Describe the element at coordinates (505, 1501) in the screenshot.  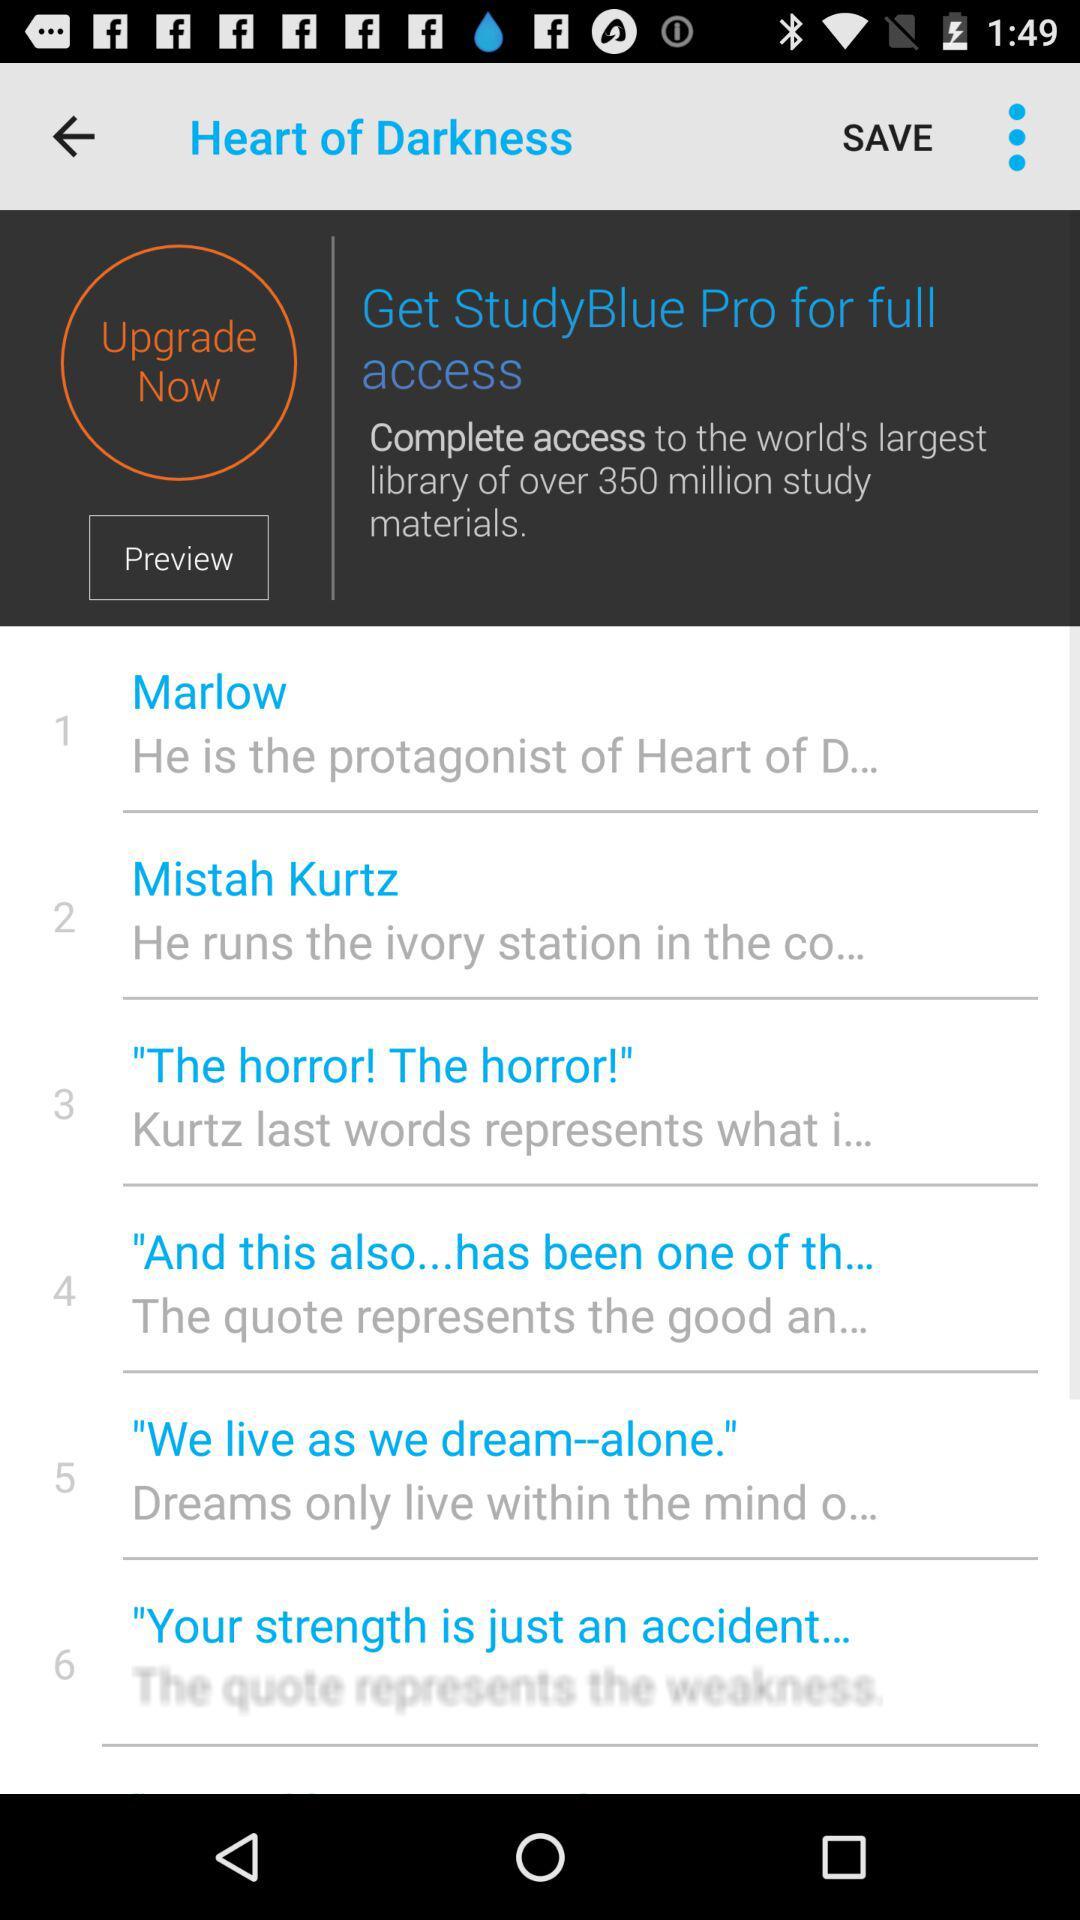
I see `the item below we live as item` at that location.